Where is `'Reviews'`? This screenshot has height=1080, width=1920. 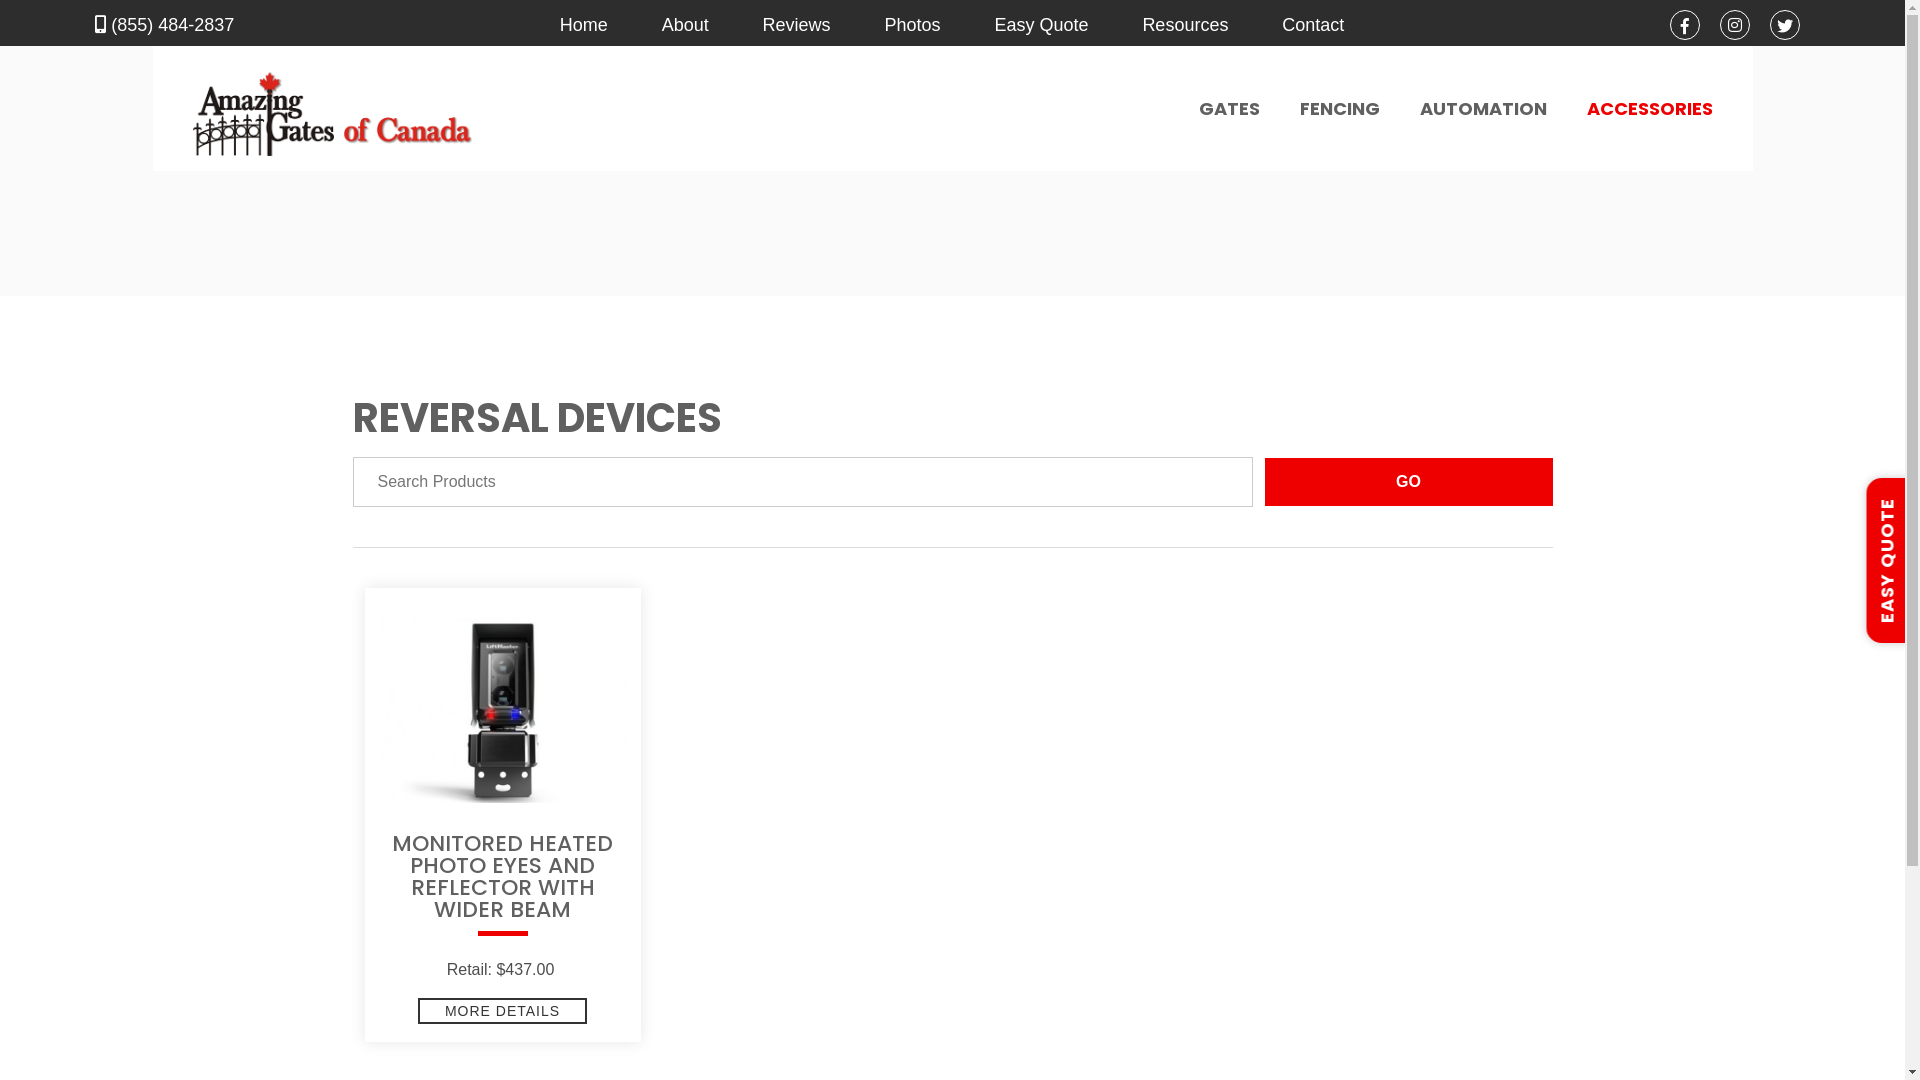
'Reviews' is located at coordinates (795, 24).